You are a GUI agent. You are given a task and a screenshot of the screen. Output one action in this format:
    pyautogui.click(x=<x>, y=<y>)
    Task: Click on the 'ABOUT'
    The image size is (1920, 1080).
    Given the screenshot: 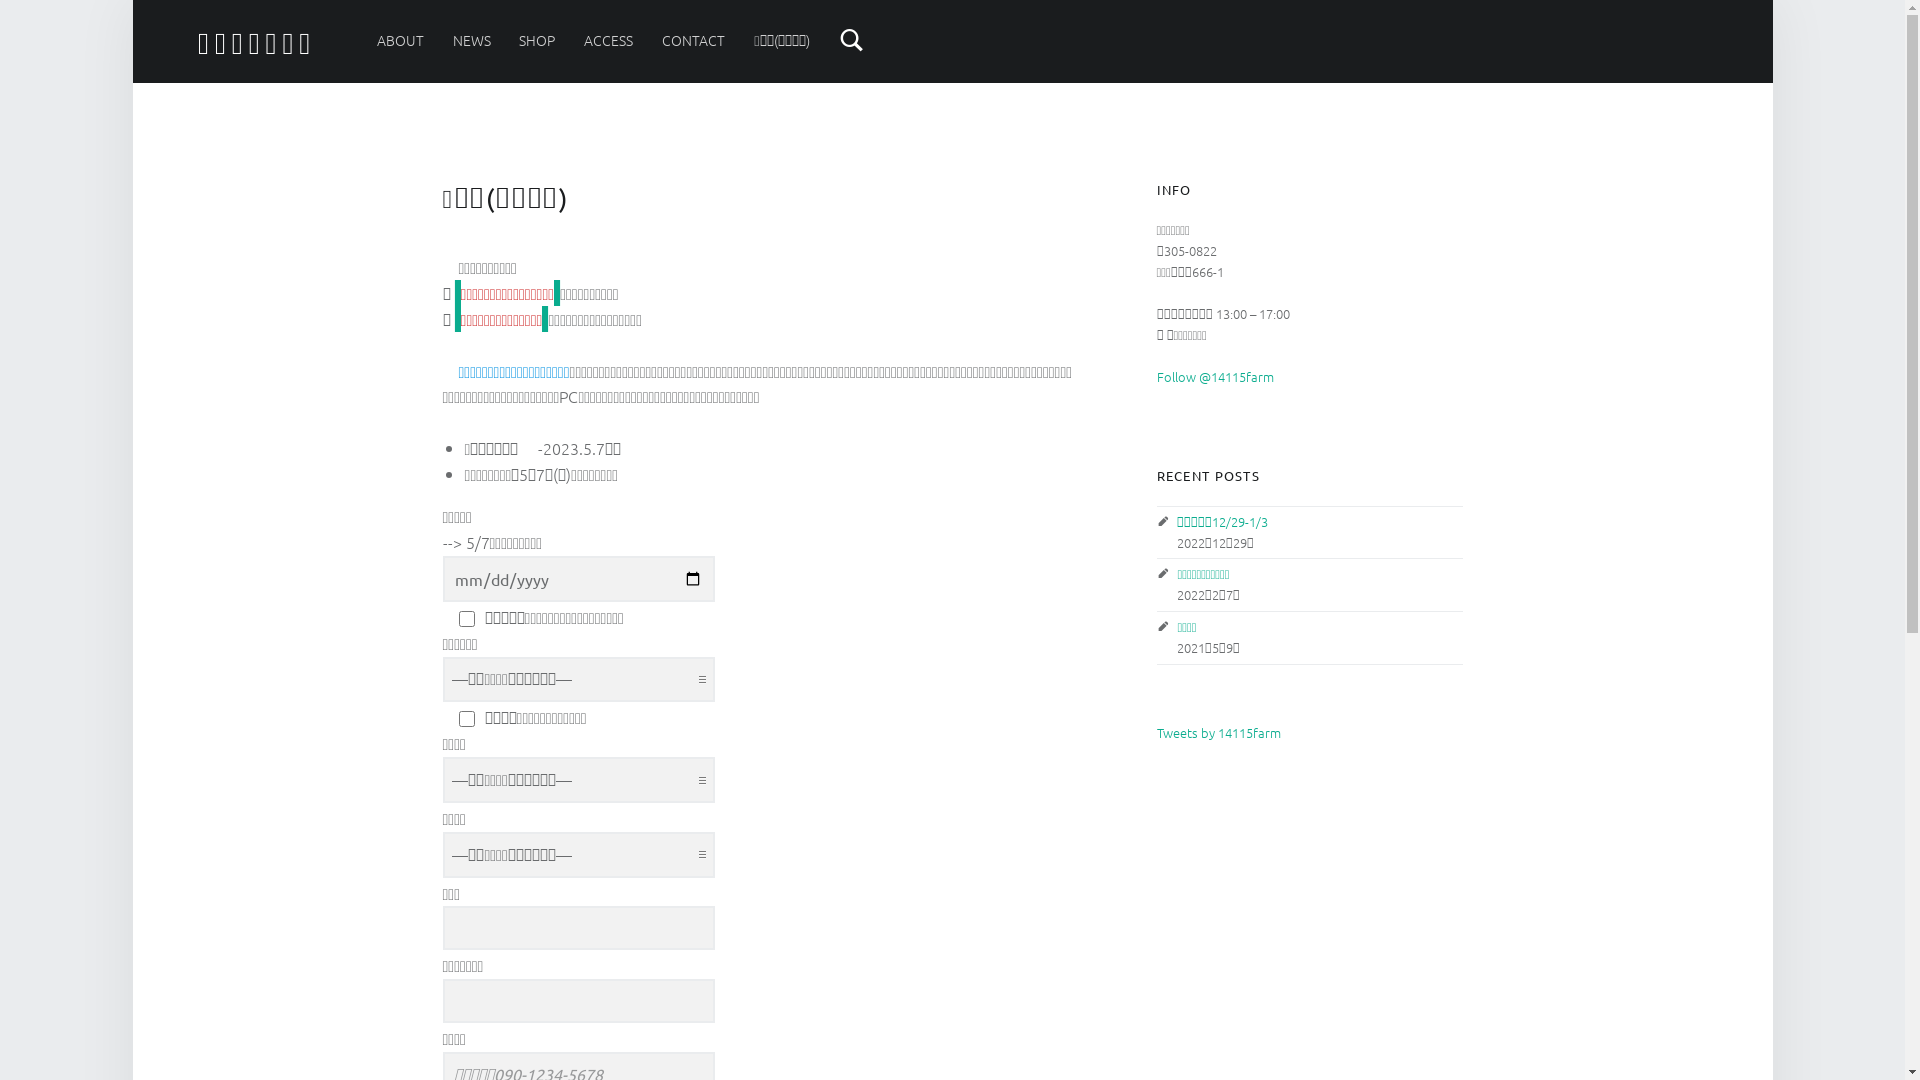 What is the action you would take?
    pyautogui.click(x=377, y=39)
    